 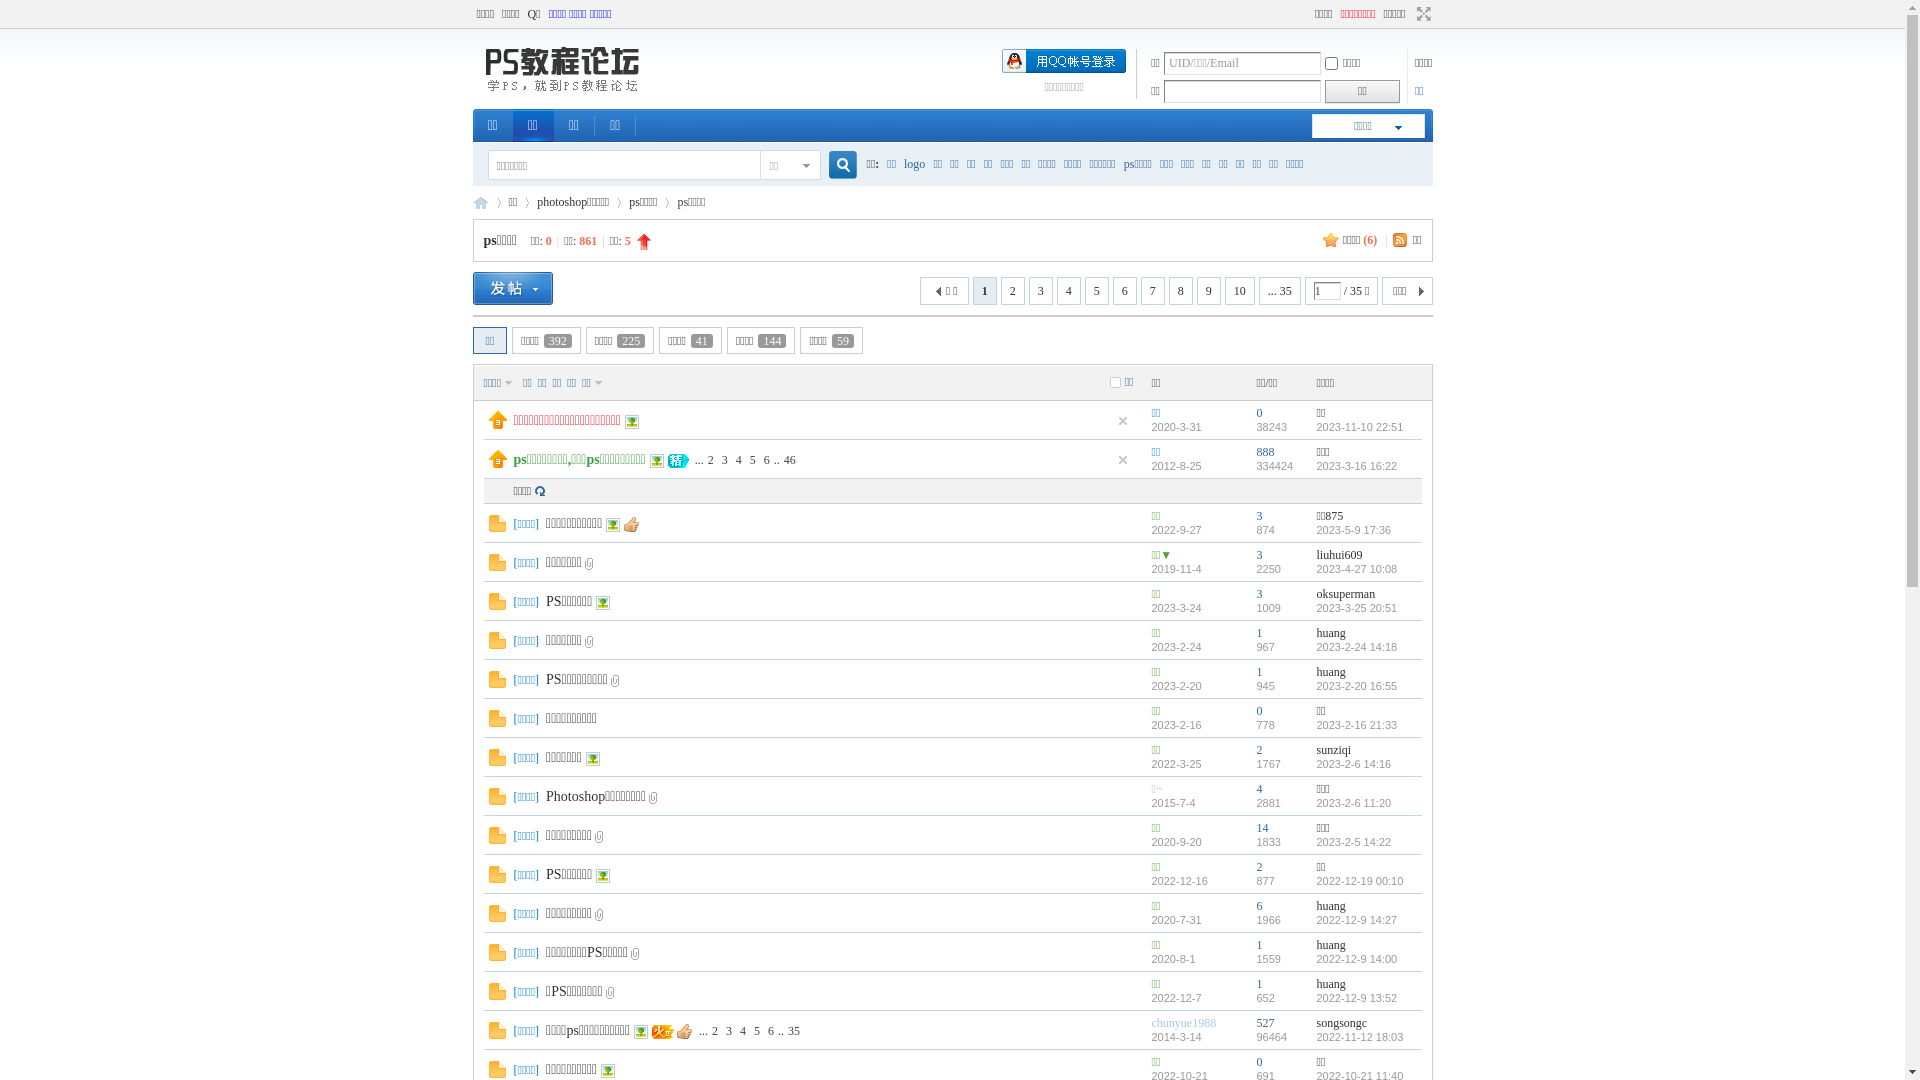 I want to click on 'liuhui609', so click(x=1315, y=555).